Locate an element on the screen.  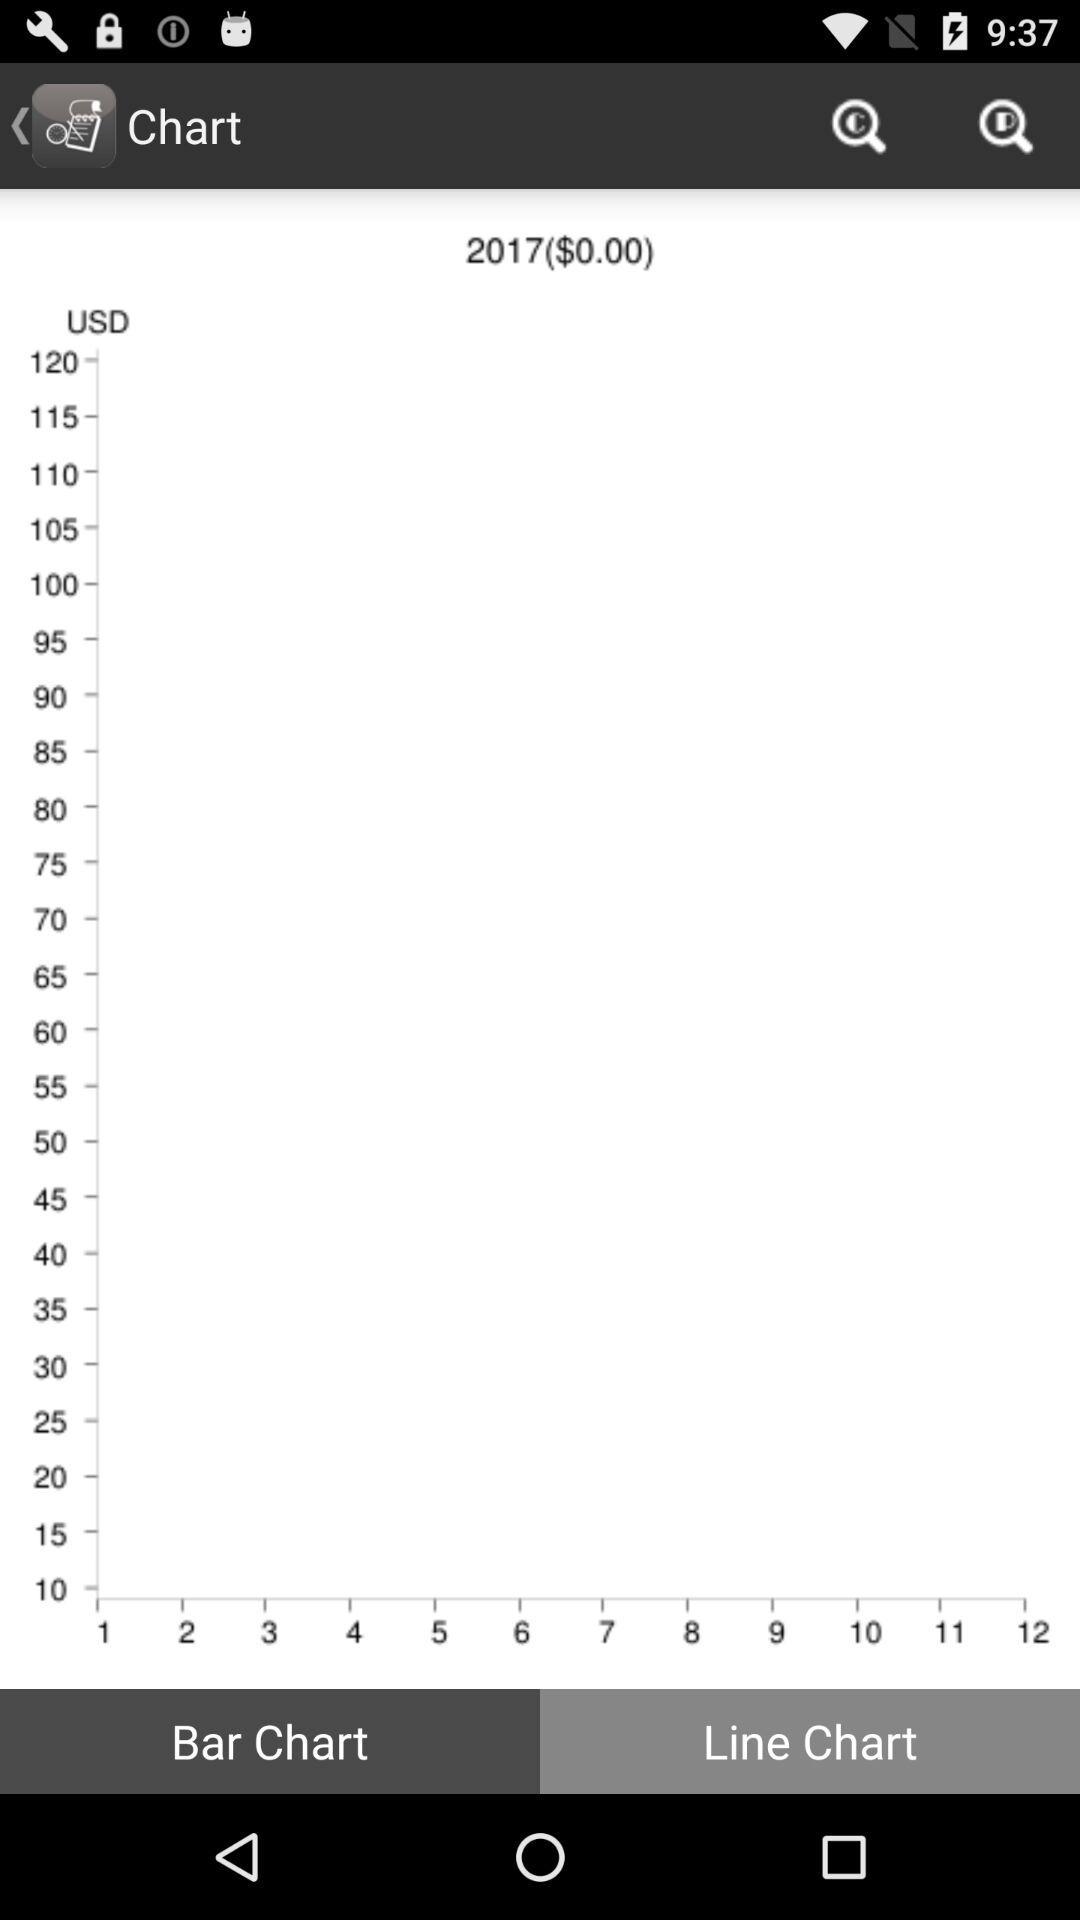
the line chart icon is located at coordinates (810, 1740).